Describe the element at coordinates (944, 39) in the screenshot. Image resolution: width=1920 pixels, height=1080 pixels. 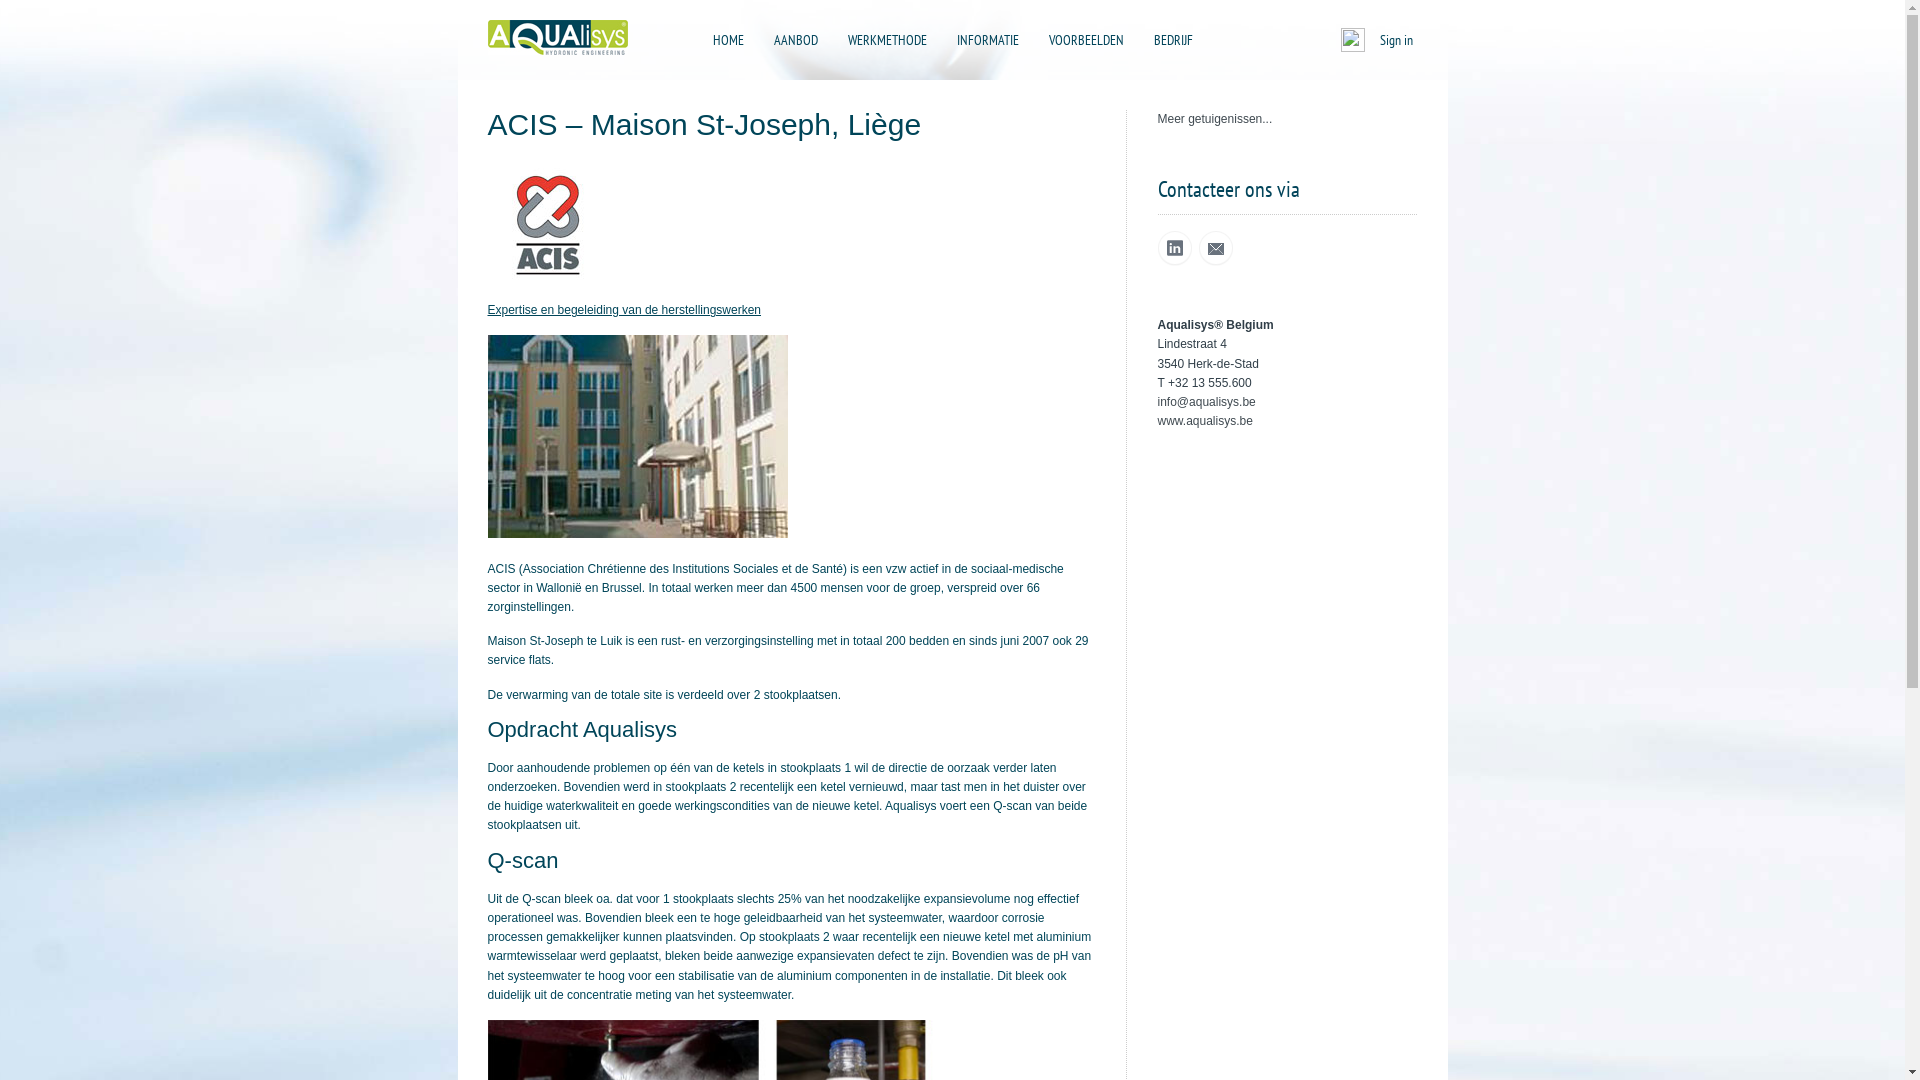
I see `'INFORMATIE'` at that location.